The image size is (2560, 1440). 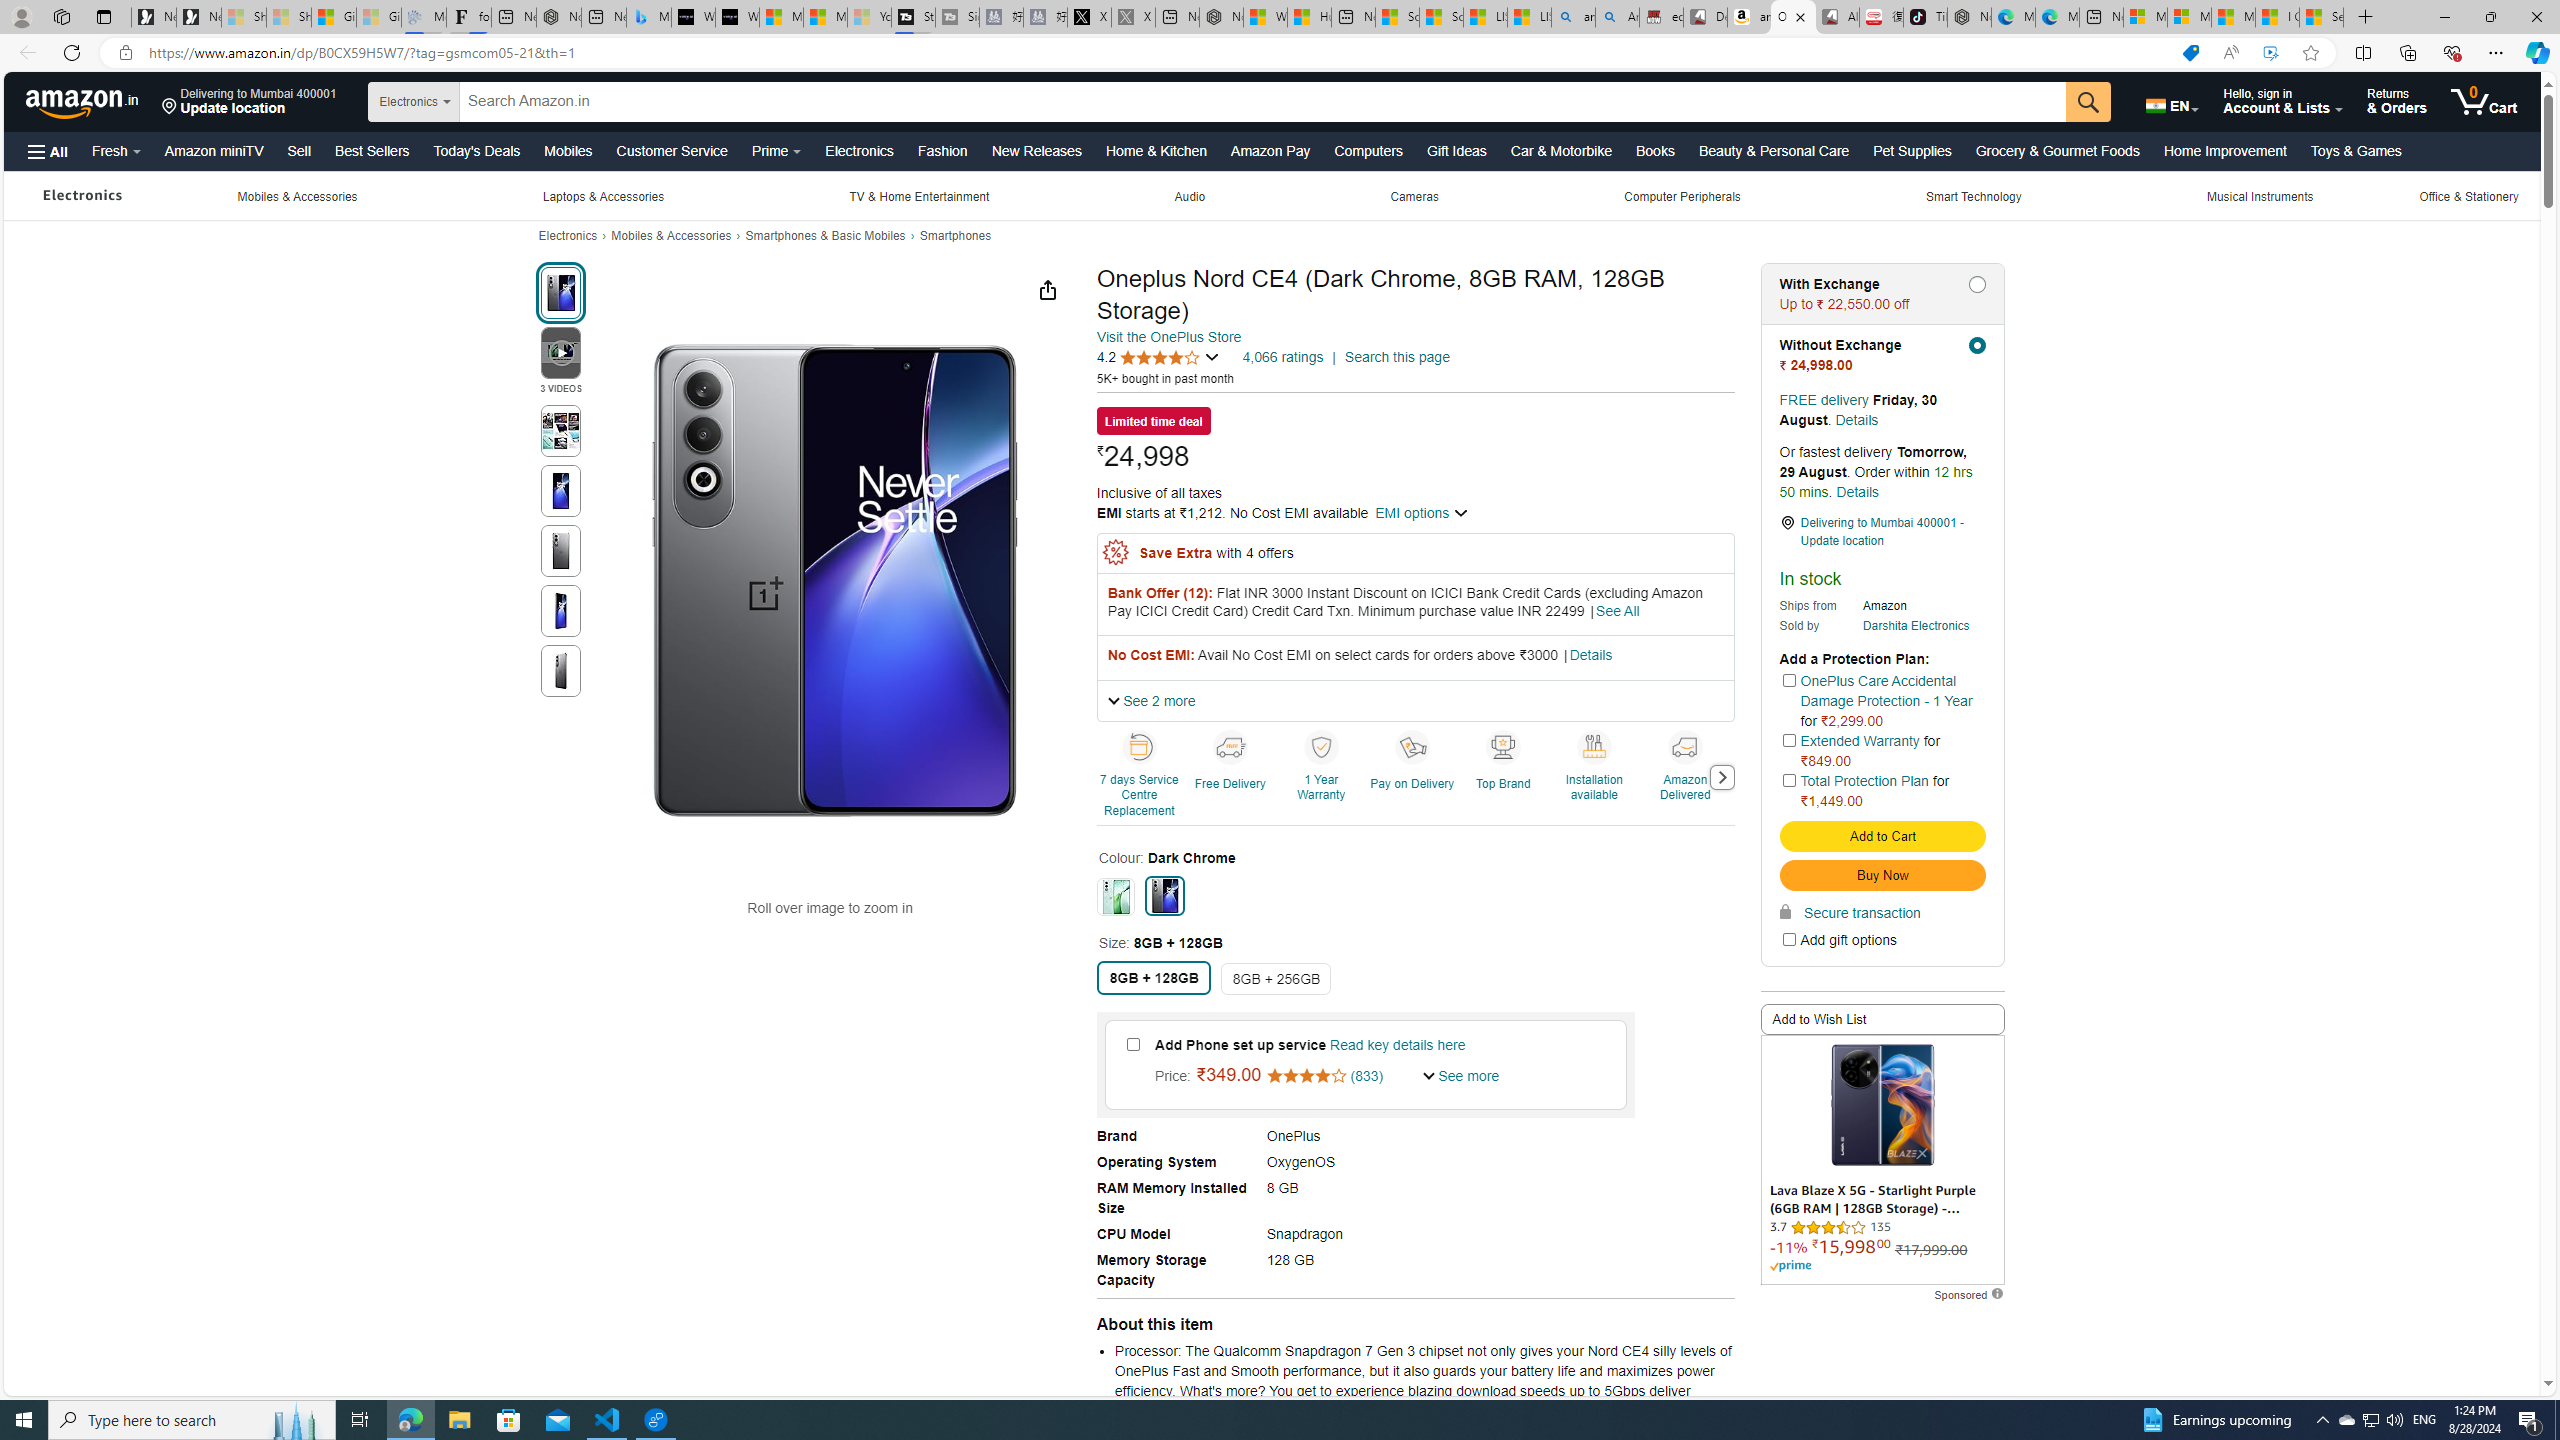 What do you see at coordinates (1163, 895) in the screenshot?
I see `'Dark Chrome'` at bounding box center [1163, 895].